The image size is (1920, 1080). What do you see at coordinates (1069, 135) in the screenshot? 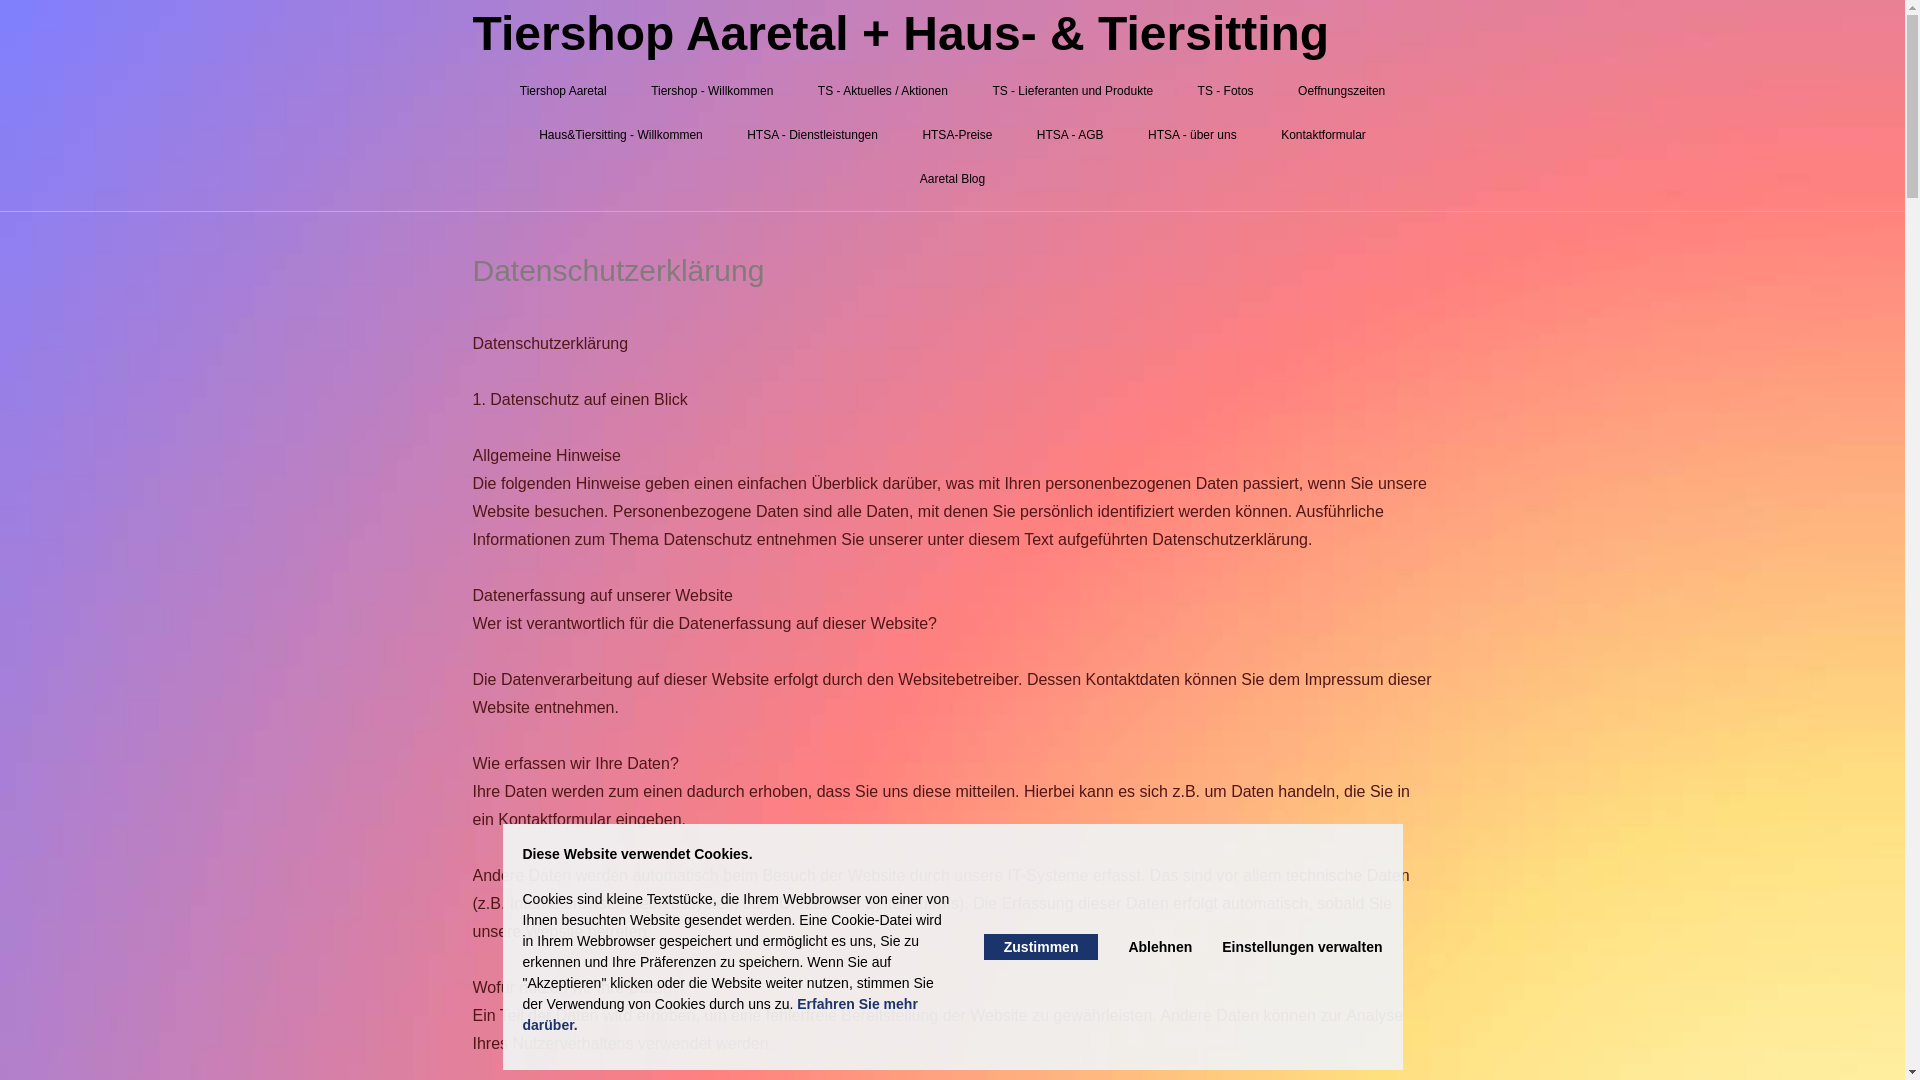
I see `'HTSA - AGB'` at bounding box center [1069, 135].